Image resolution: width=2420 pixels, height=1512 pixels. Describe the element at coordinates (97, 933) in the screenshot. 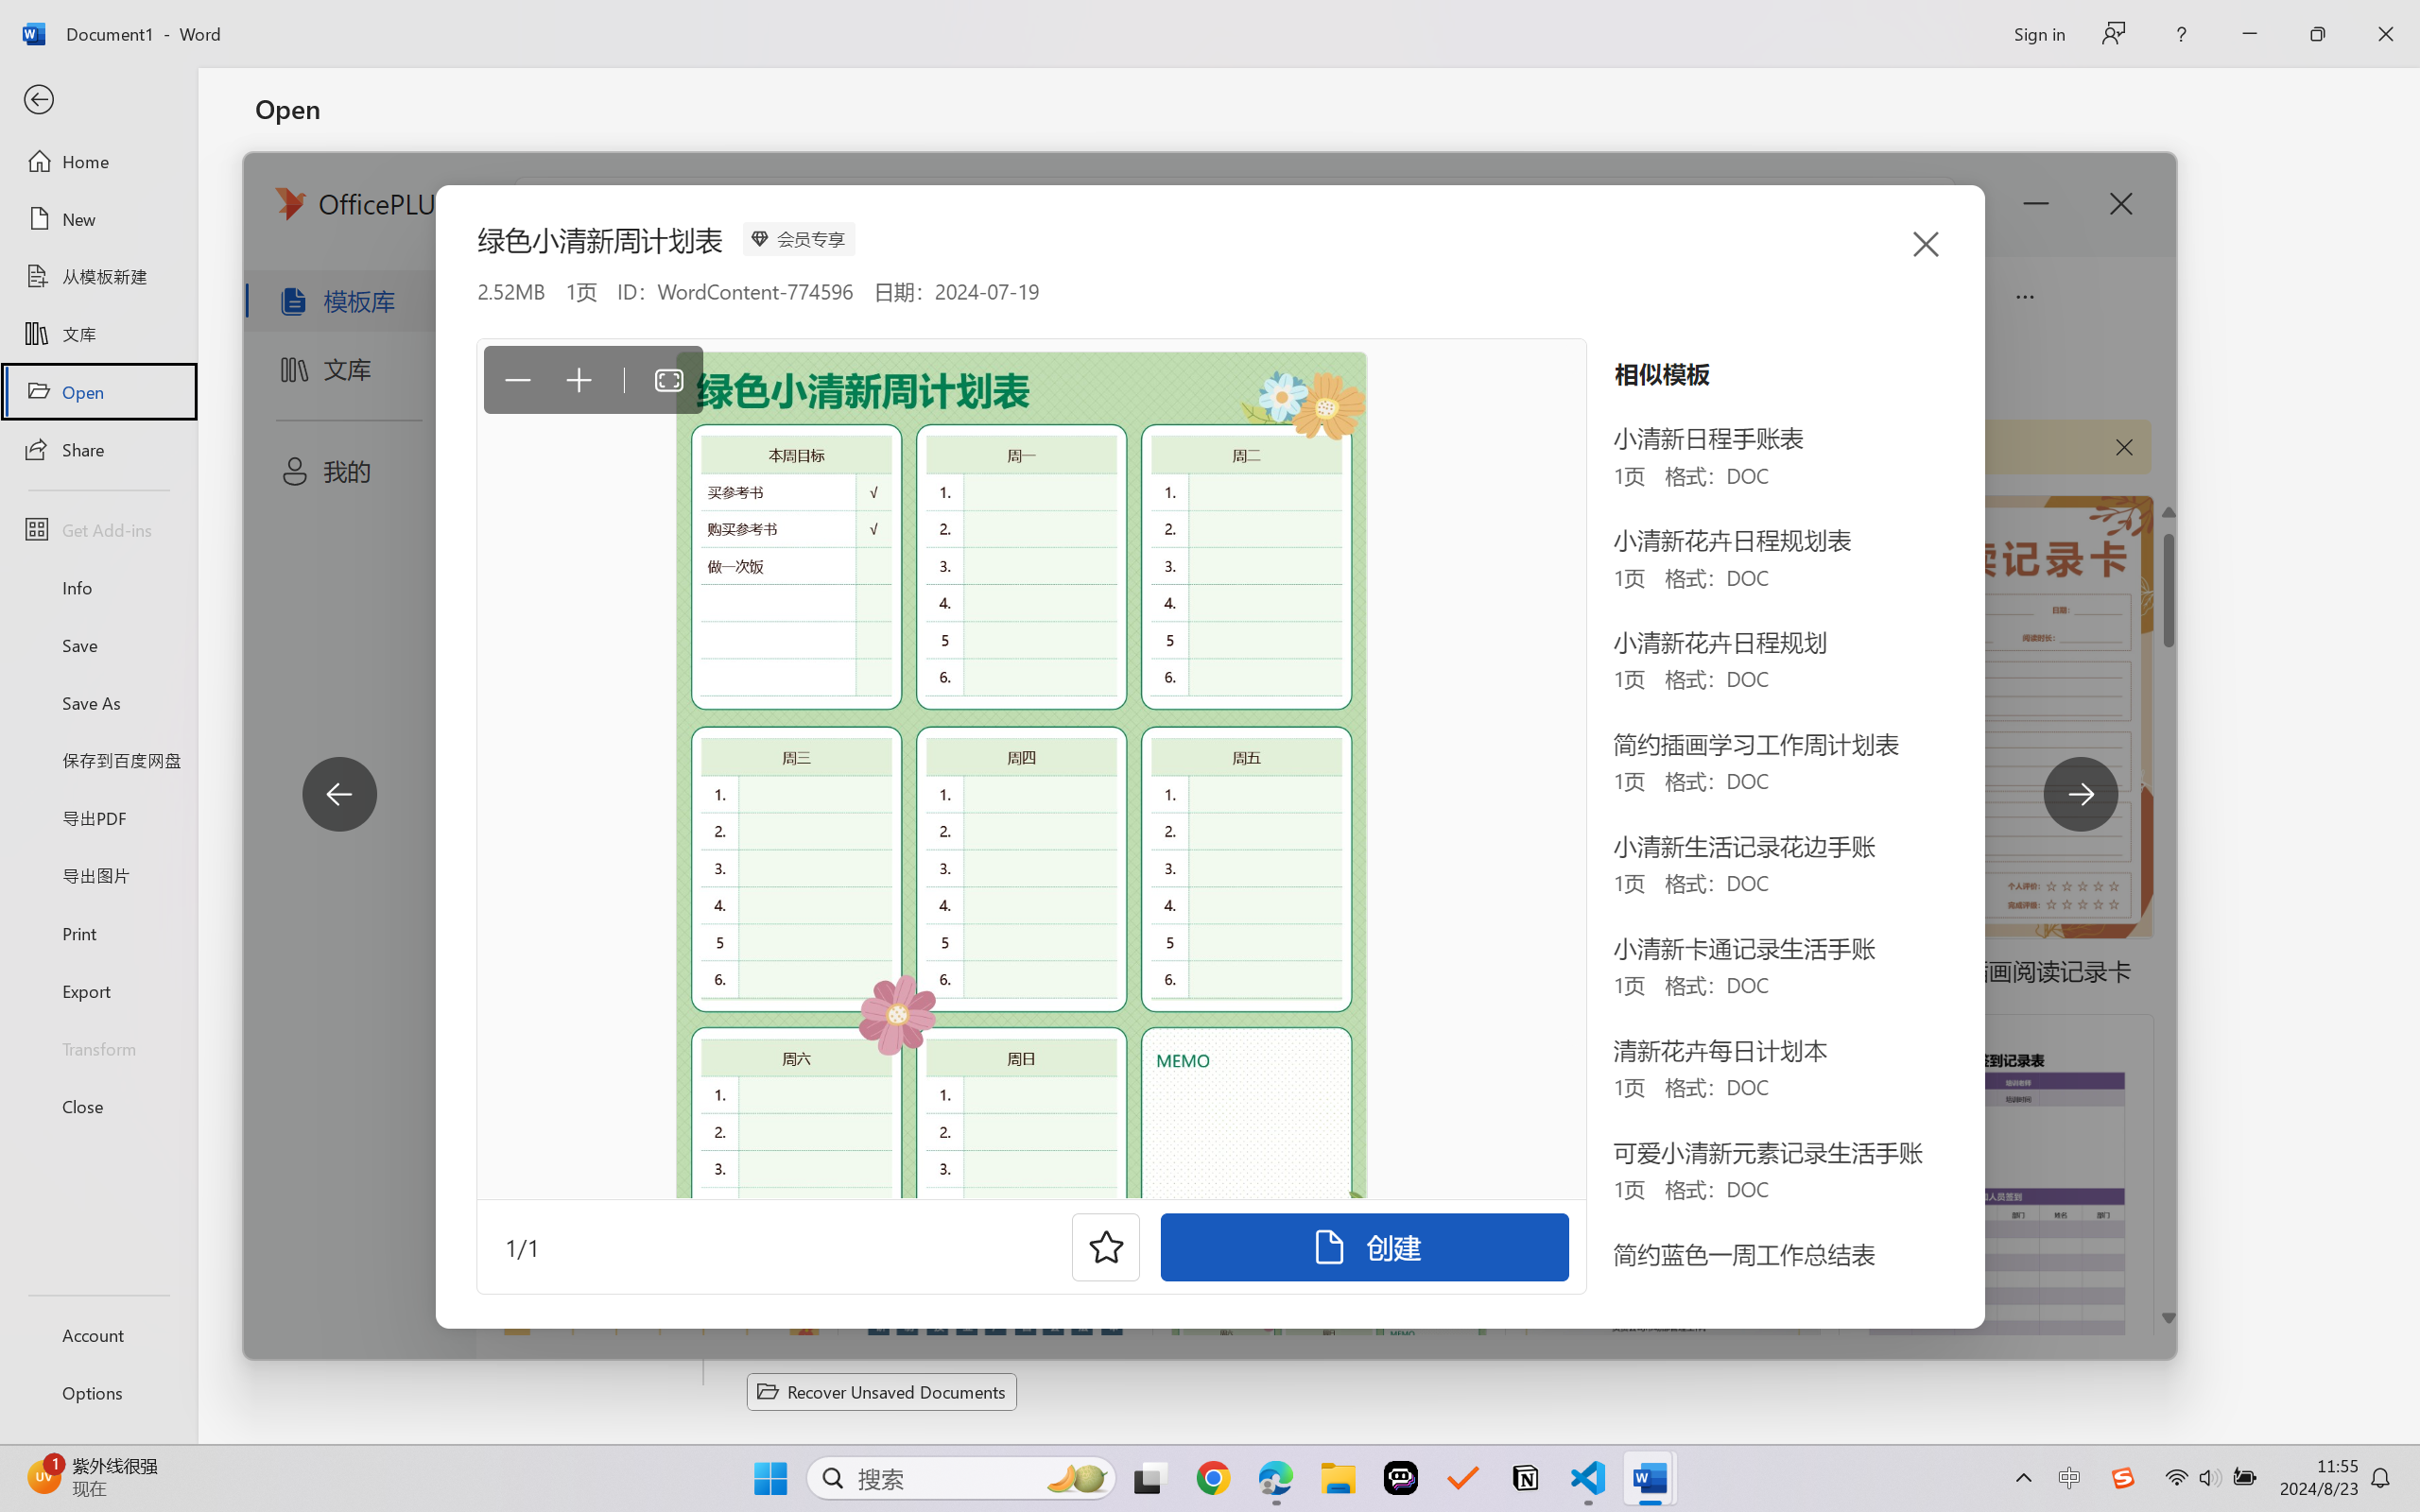

I see `'Print'` at that location.